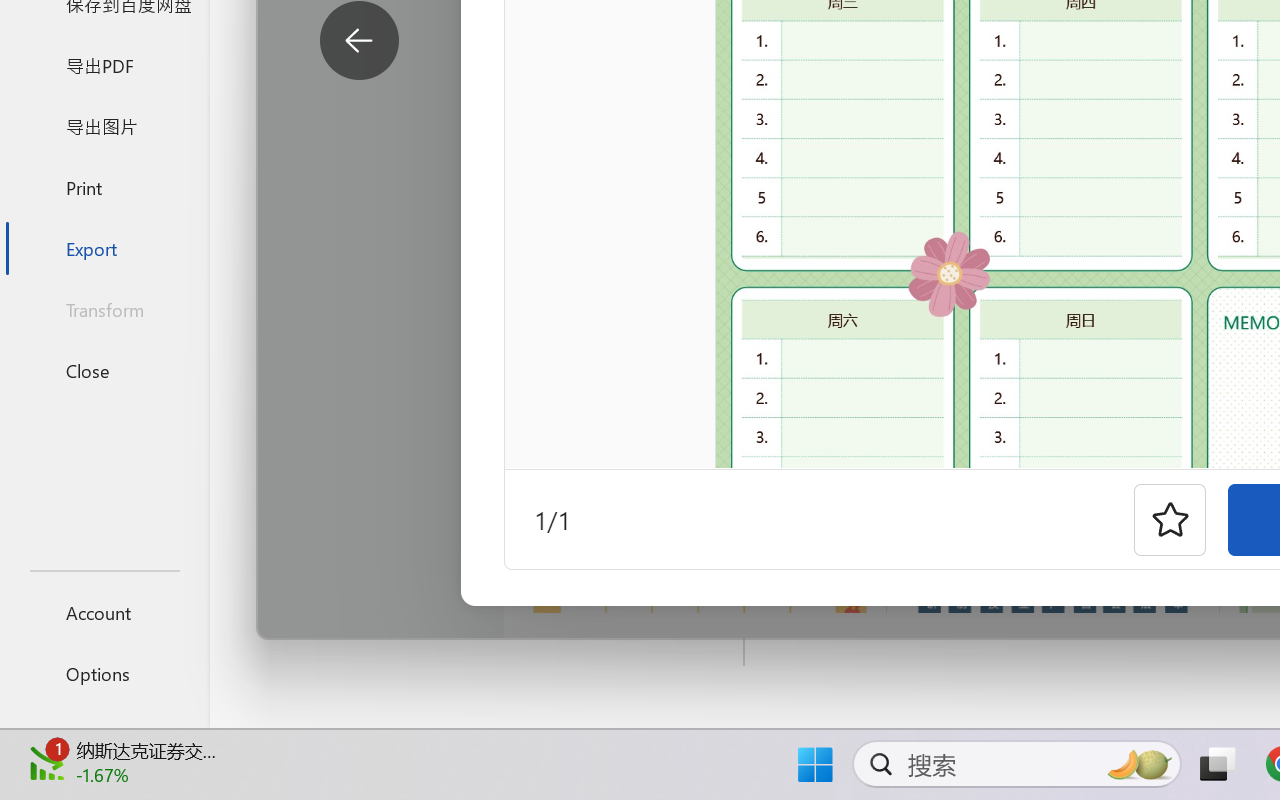 This screenshot has height=800, width=1280. Describe the element at coordinates (103, 186) in the screenshot. I see `'Print'` at that location.